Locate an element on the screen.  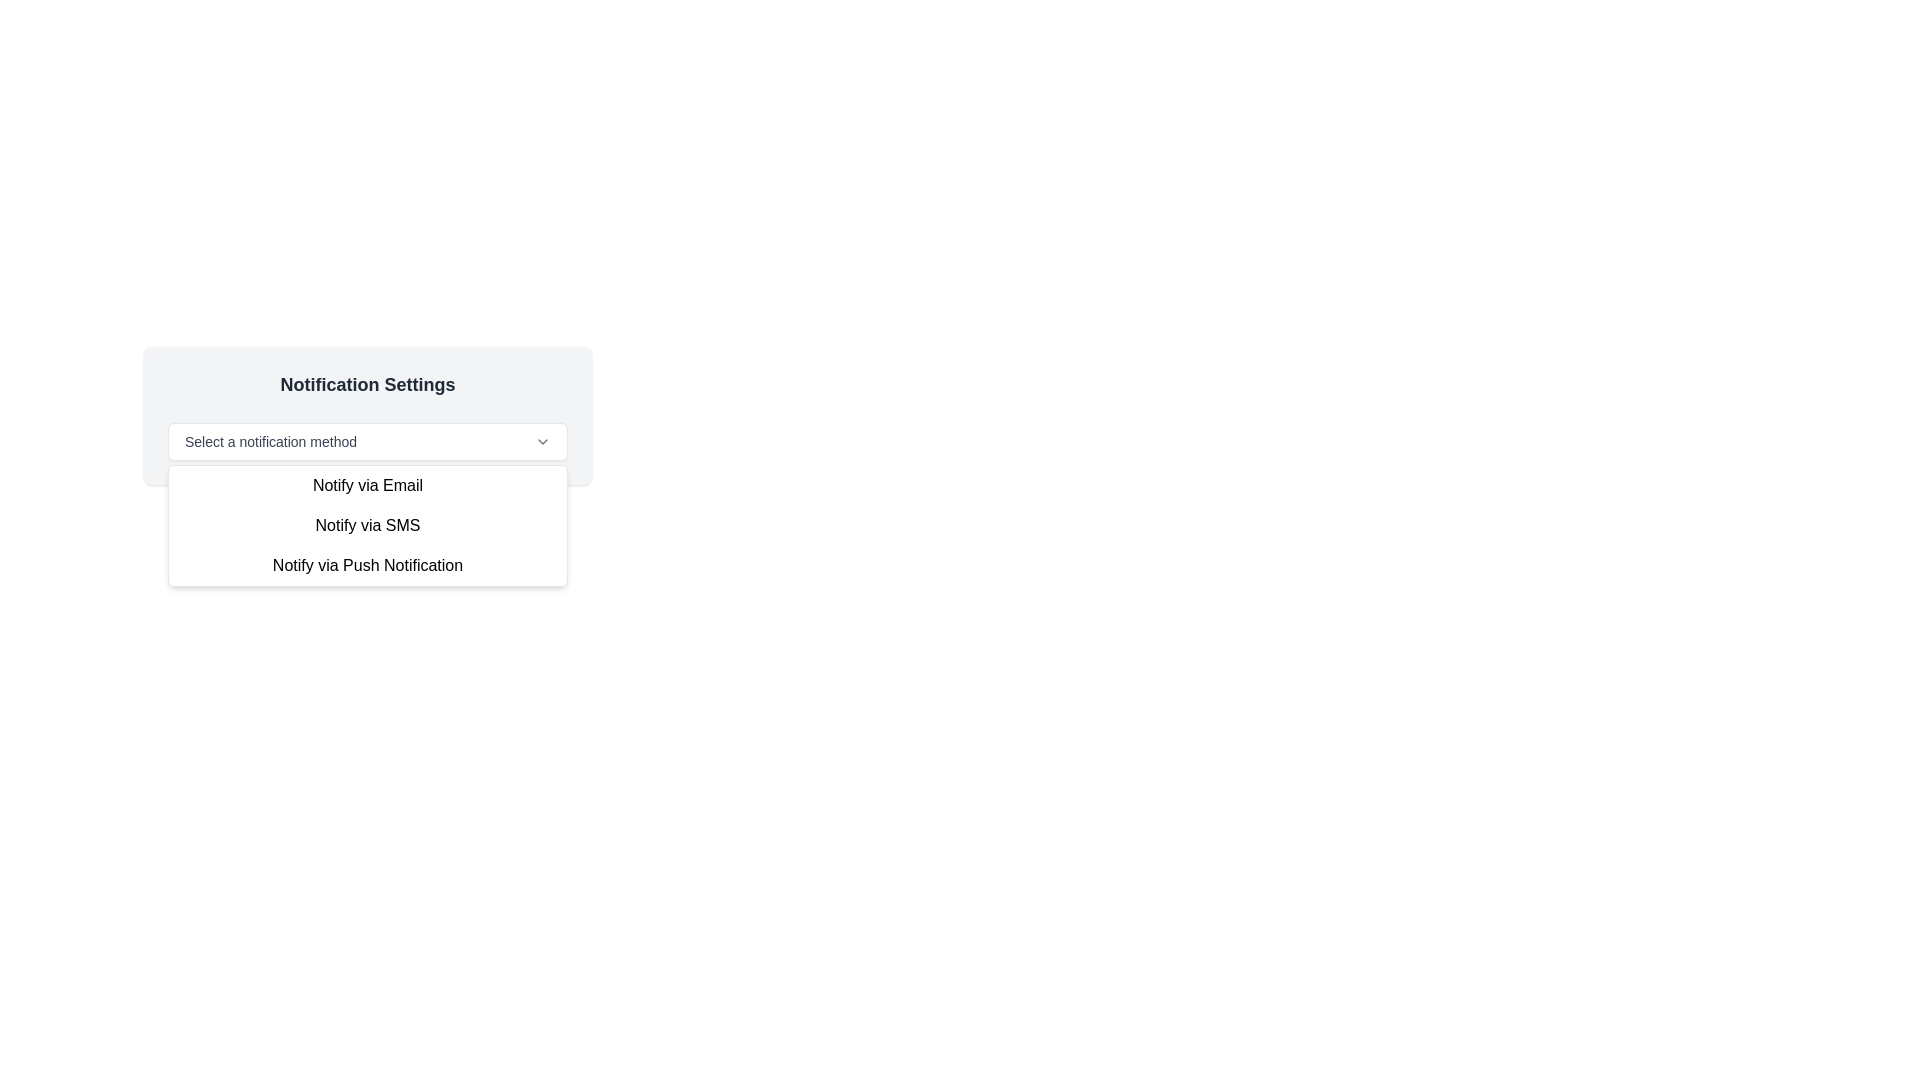
the dropdown menu labeled 'Select a notification method' is located at coordinates (368, 441).